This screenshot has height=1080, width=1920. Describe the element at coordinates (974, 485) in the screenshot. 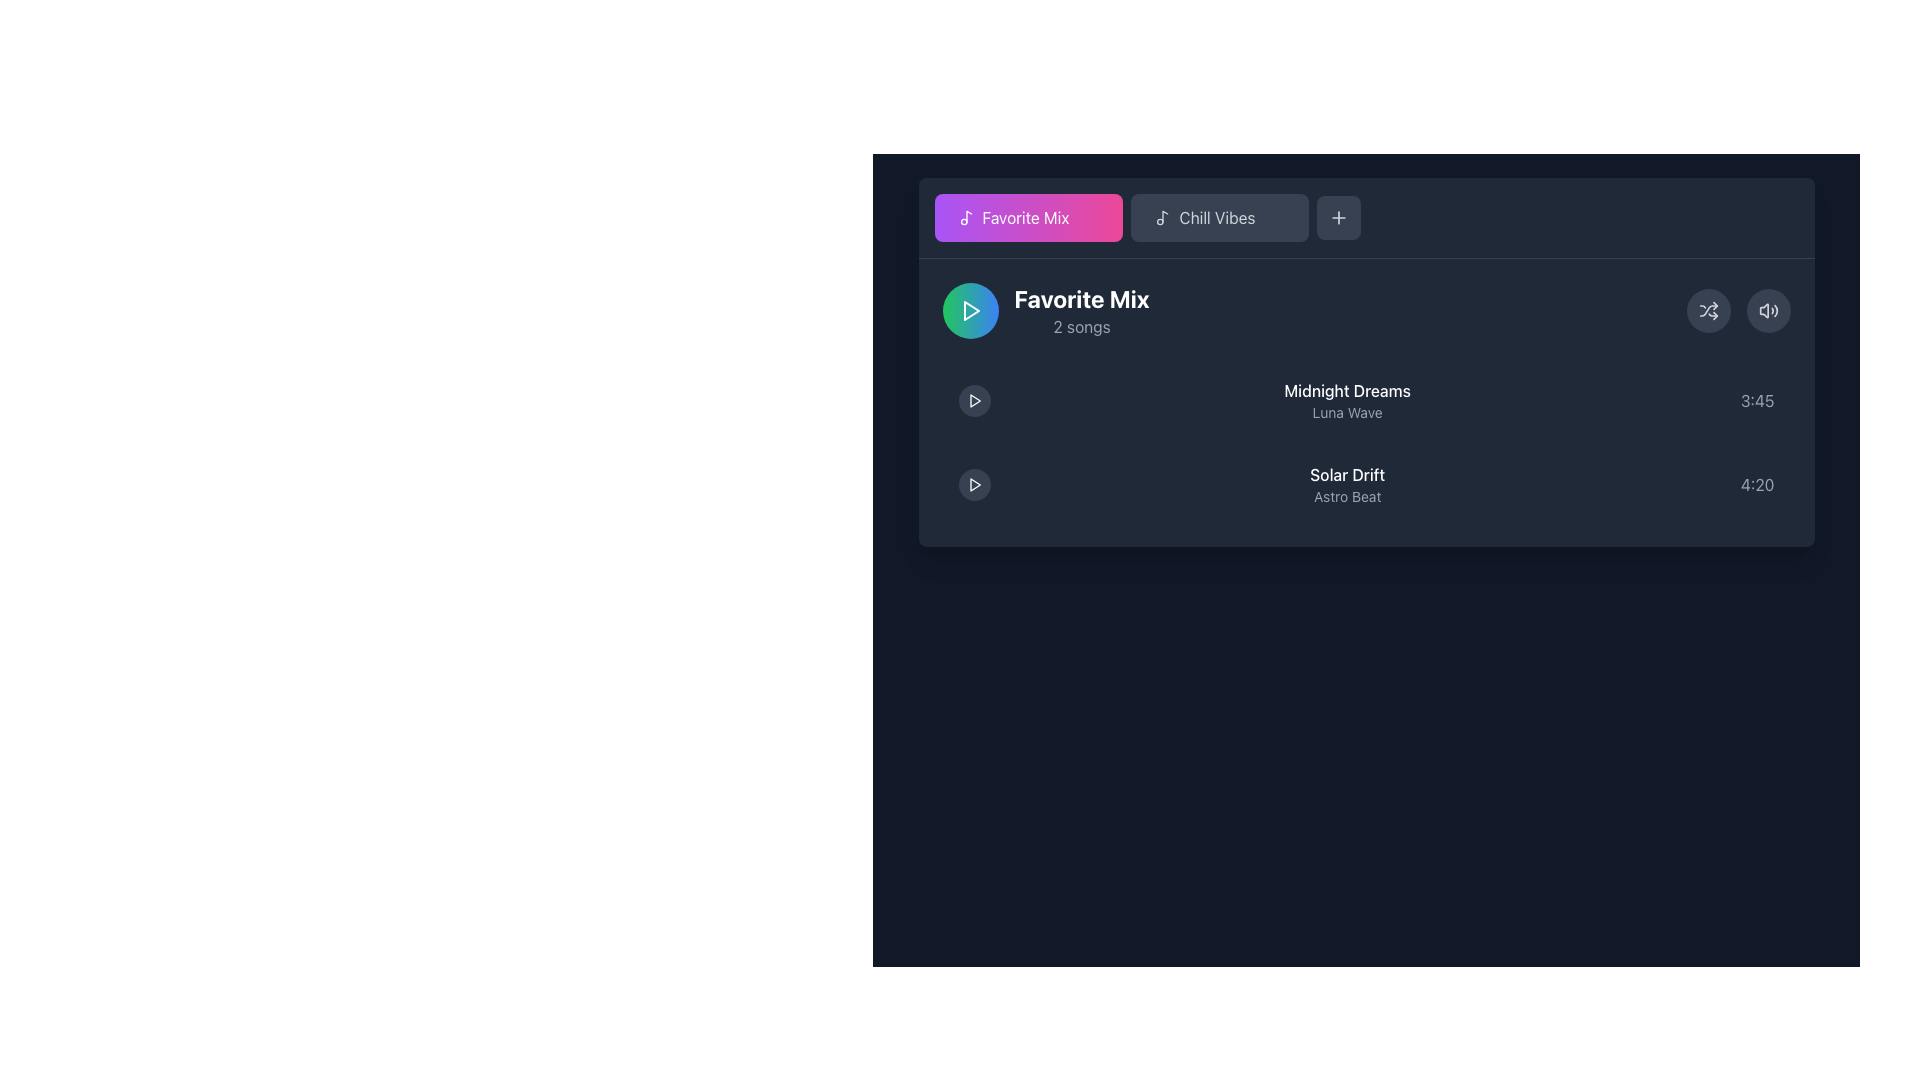

I see `the play button located in the second row of the playlist interface, adjacent to the title 'Solar Drift' by 'Astro Beat'` at that location.